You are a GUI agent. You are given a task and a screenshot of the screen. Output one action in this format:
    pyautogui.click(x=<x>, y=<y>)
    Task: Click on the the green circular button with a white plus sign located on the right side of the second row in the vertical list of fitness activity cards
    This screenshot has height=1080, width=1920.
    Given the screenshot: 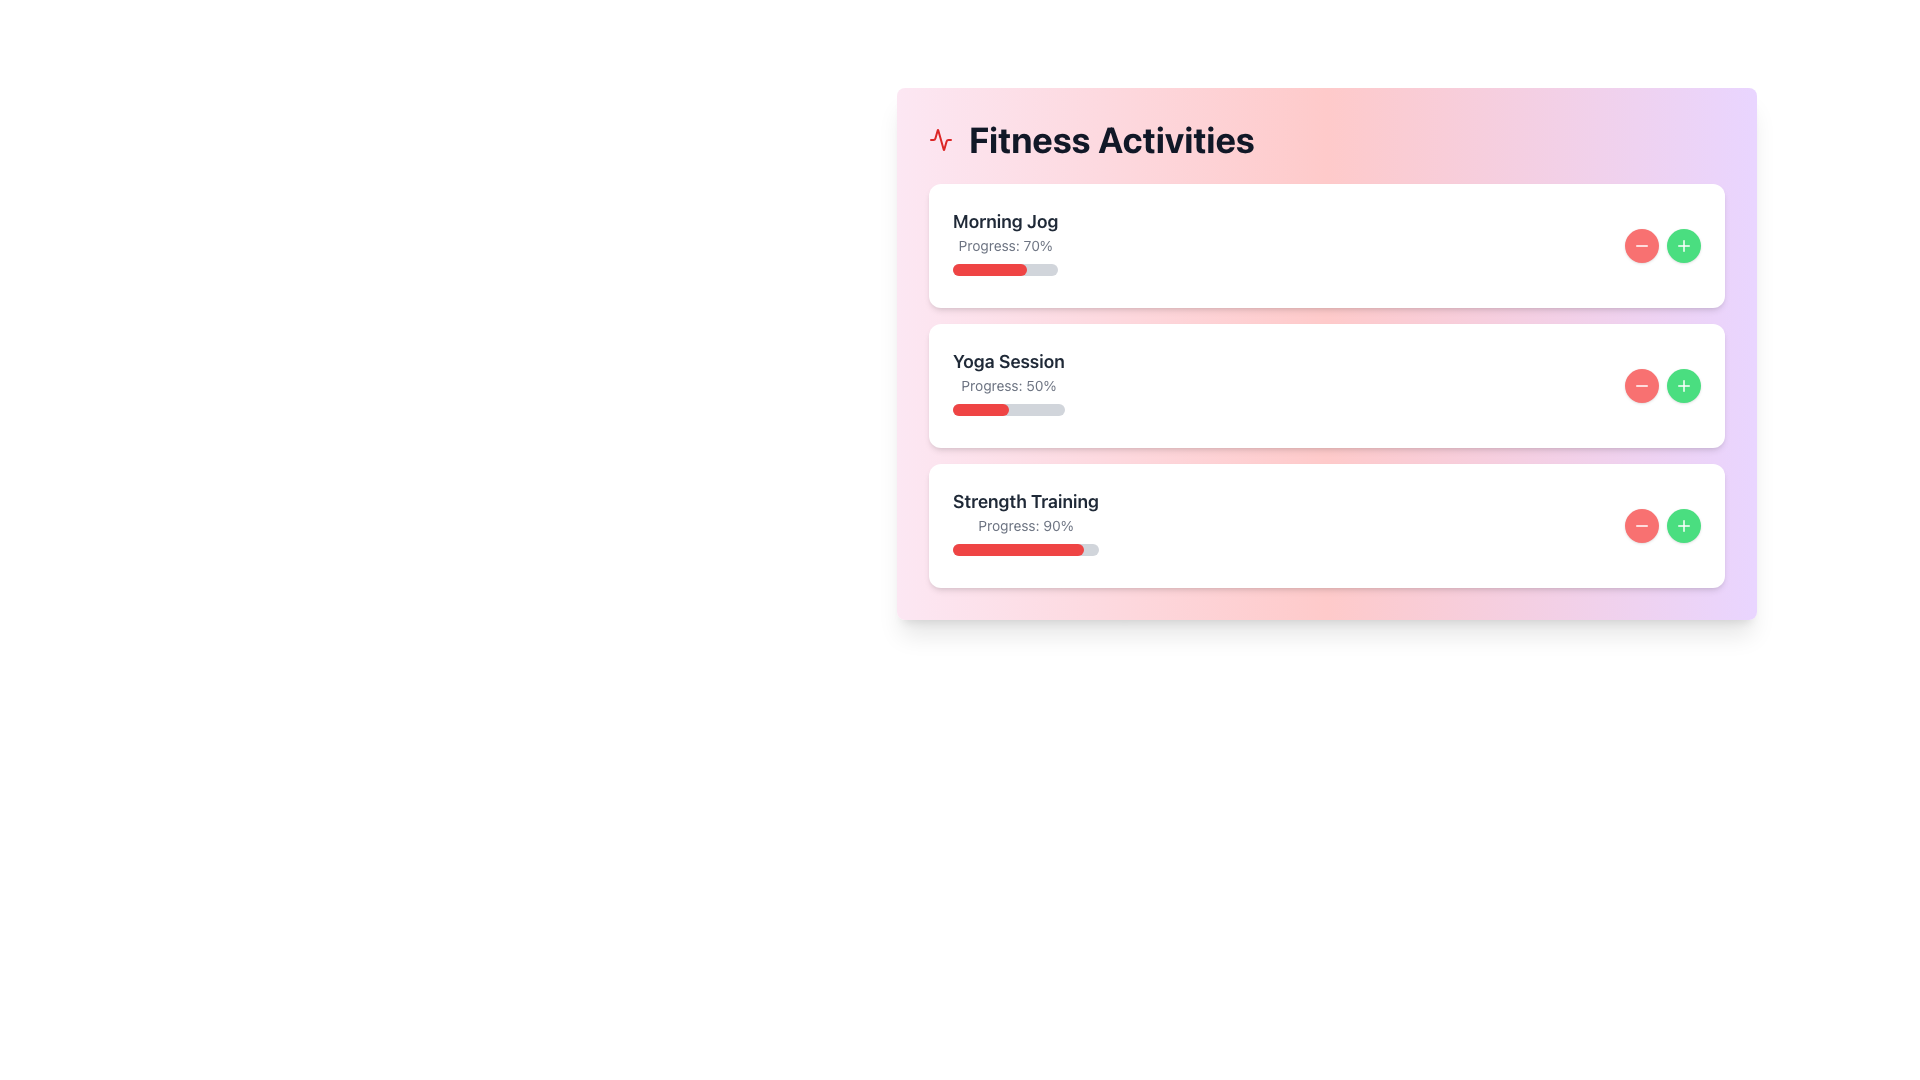 What is the action you would take?
    pyautogui.click(x=1683, y=245)
    